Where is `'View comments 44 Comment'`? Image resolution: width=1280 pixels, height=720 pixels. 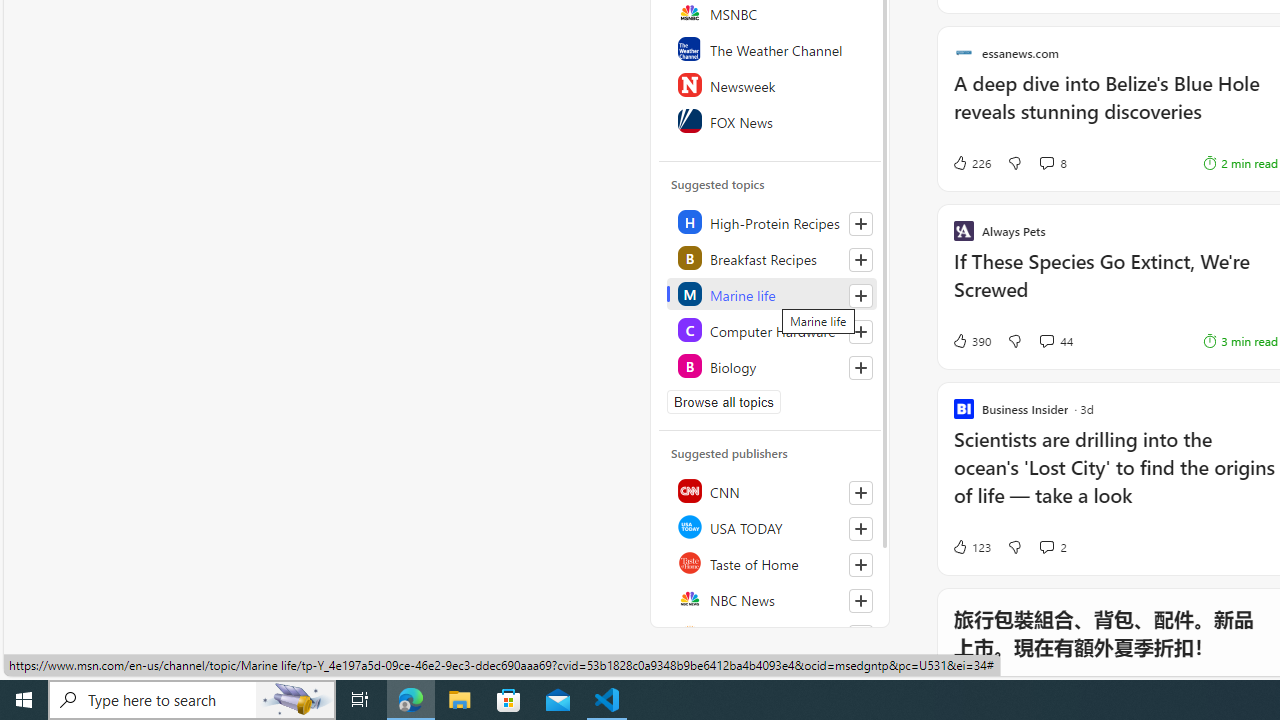
'View comments 44 Comment' is located at coordinates (1055, 339).